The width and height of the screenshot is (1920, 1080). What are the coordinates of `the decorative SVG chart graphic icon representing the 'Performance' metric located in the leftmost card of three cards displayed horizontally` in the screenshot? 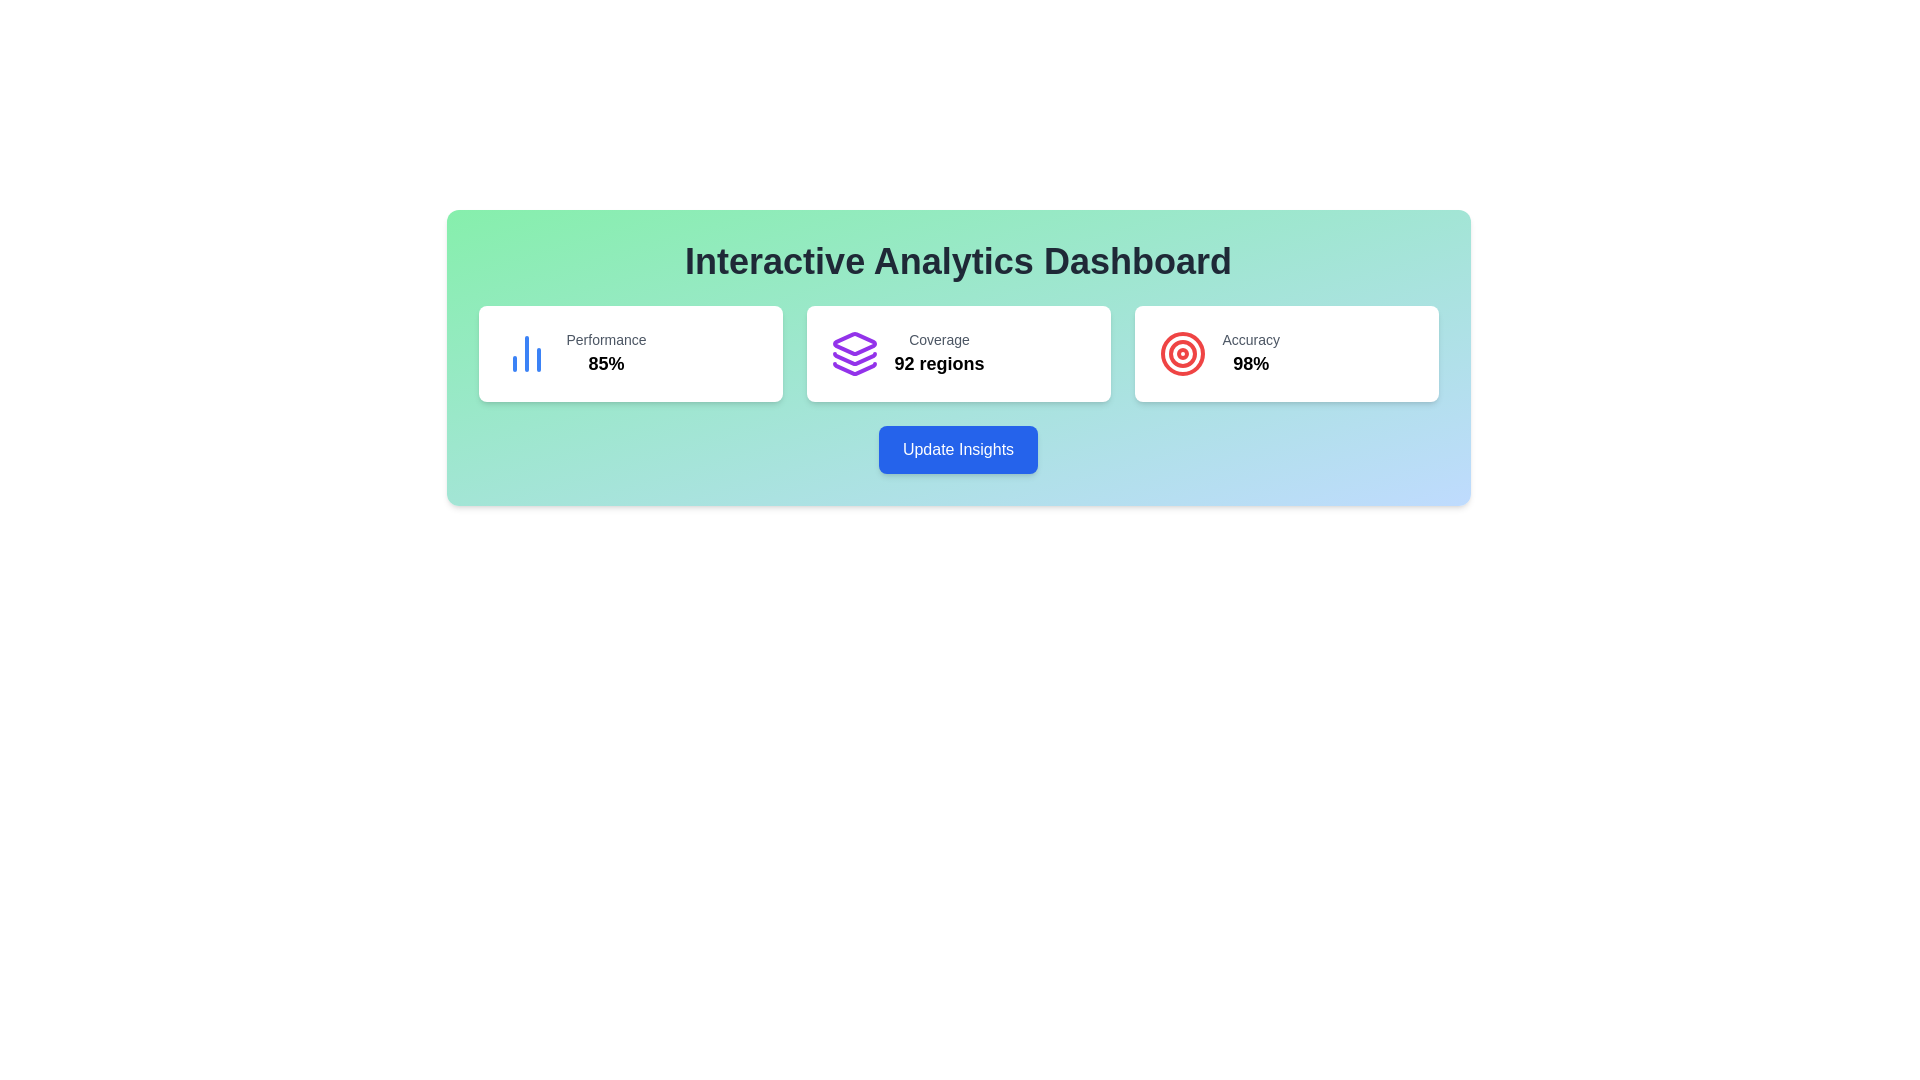 It's located at (526, 353).